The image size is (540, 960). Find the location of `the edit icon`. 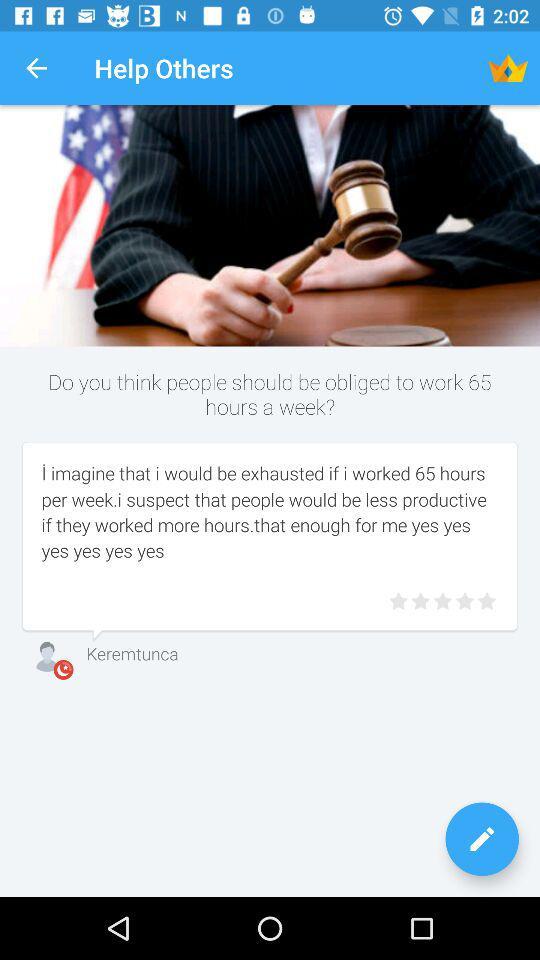

the edit icon is located at coordinates (481, 839).